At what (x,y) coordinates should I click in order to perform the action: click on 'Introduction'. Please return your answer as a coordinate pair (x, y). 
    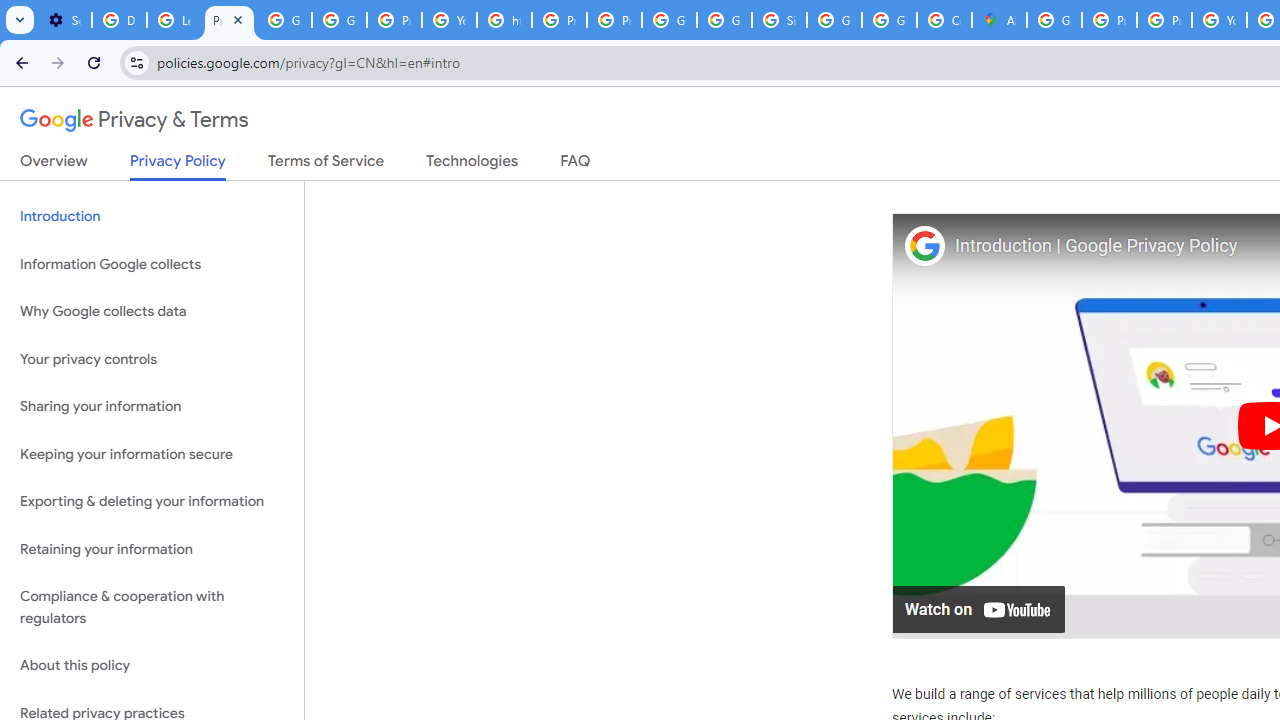
    Looking at the image, I should click on (151, 217).